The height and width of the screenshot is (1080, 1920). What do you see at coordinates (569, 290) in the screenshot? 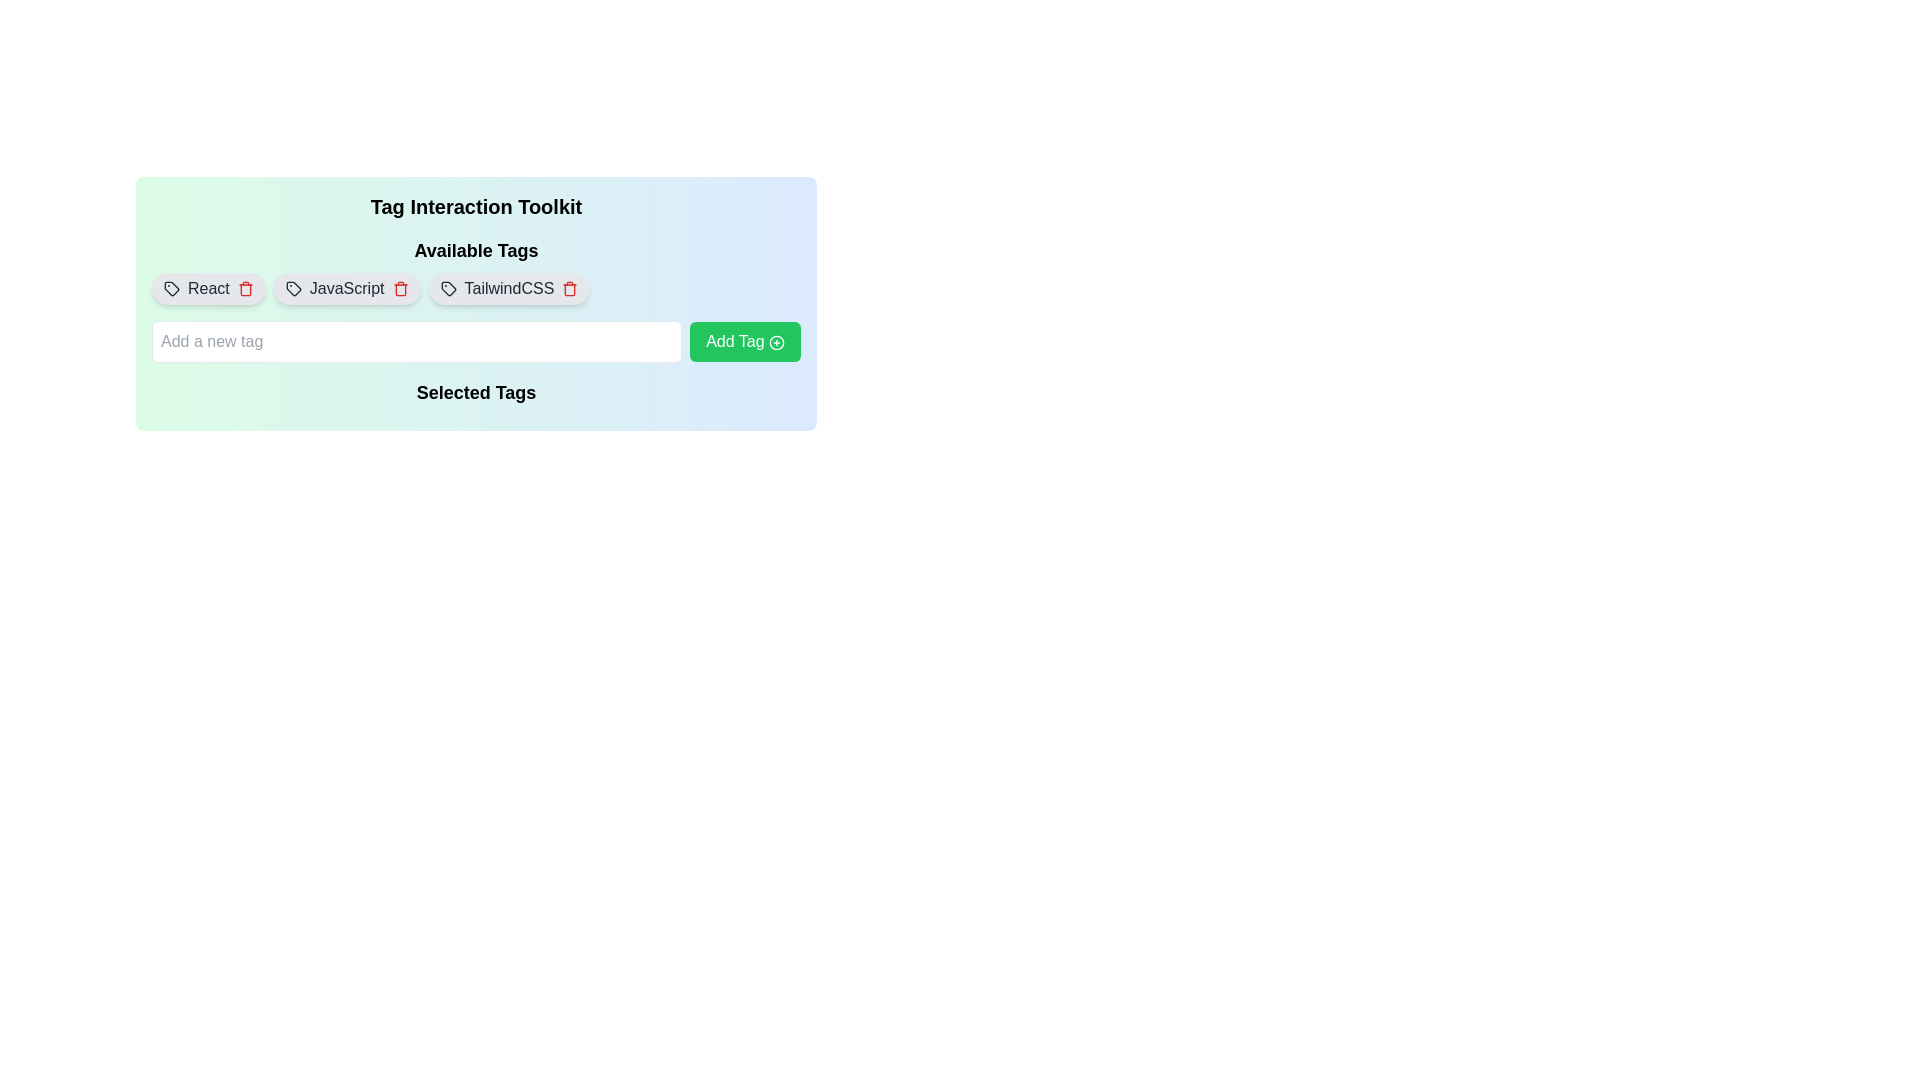
I see `the middle section of the trash can icon, which visually represents the body of the trash can and is located to the right of the tag labeled 'TailwindCSS'` at bounding box center [569, 290].